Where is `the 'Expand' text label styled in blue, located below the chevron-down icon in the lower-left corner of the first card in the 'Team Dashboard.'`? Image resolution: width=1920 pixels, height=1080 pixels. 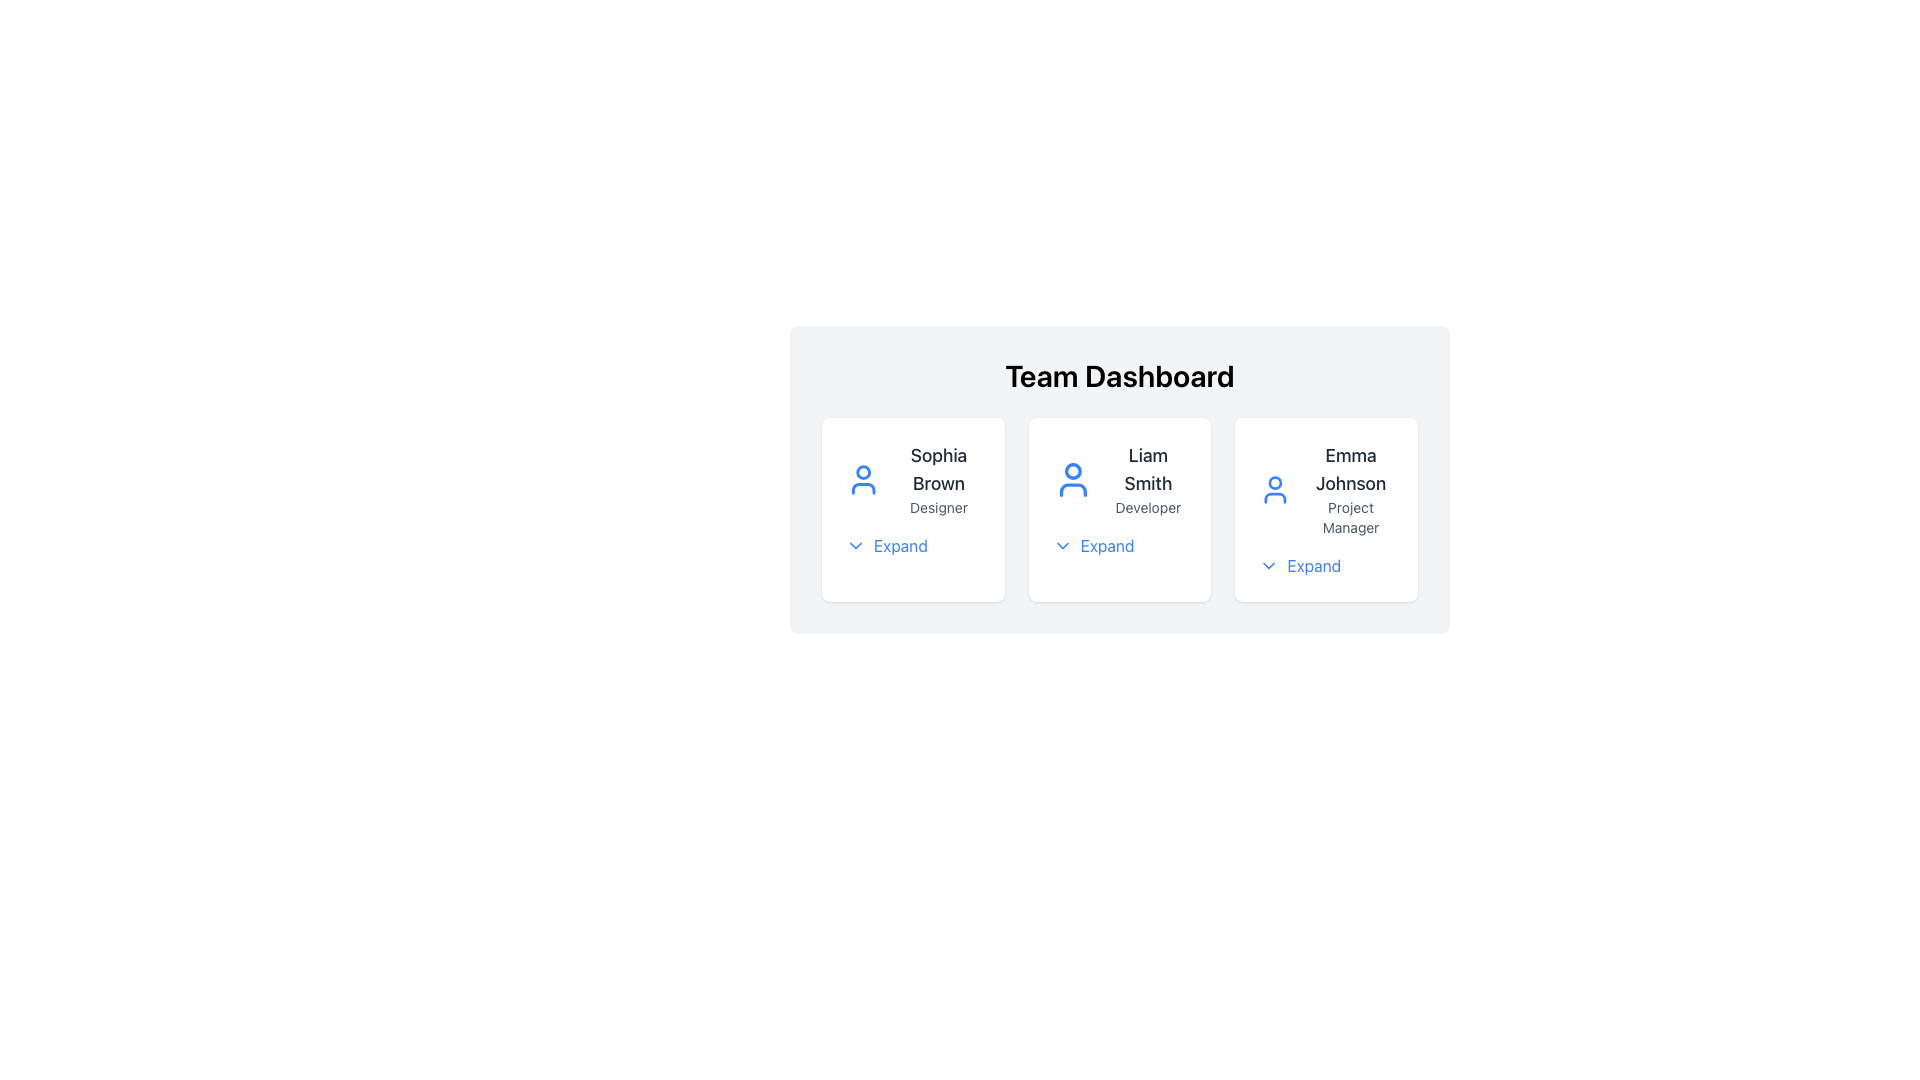 the 'Expand' text label styled in blue, located below the chevron-down icon in the lower-left corner of the first card in the 'Team Dashboard.' is located at coordinates (899, 546).